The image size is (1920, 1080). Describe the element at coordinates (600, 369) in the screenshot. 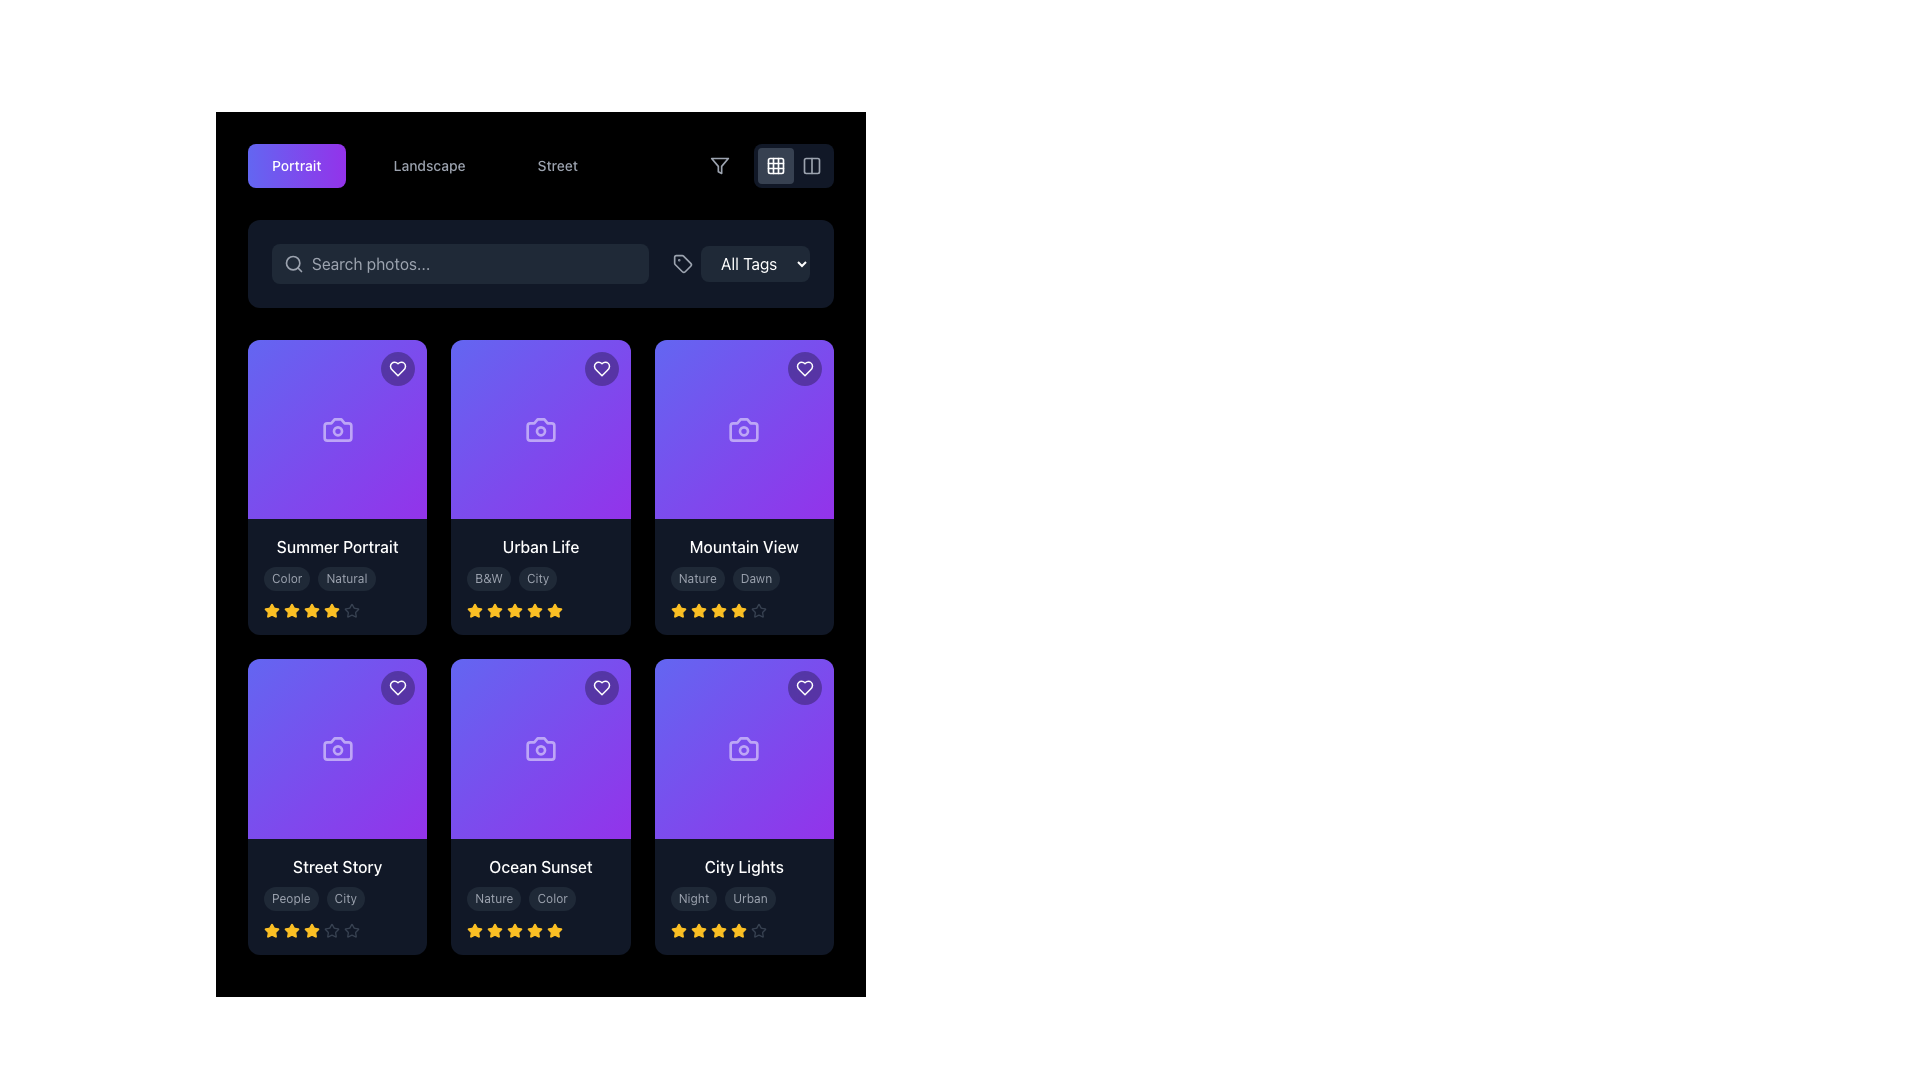

I see `the heart icon styled as an outline within a circular button in the top-right corner of the second card to mark the item as favorite` at that location.